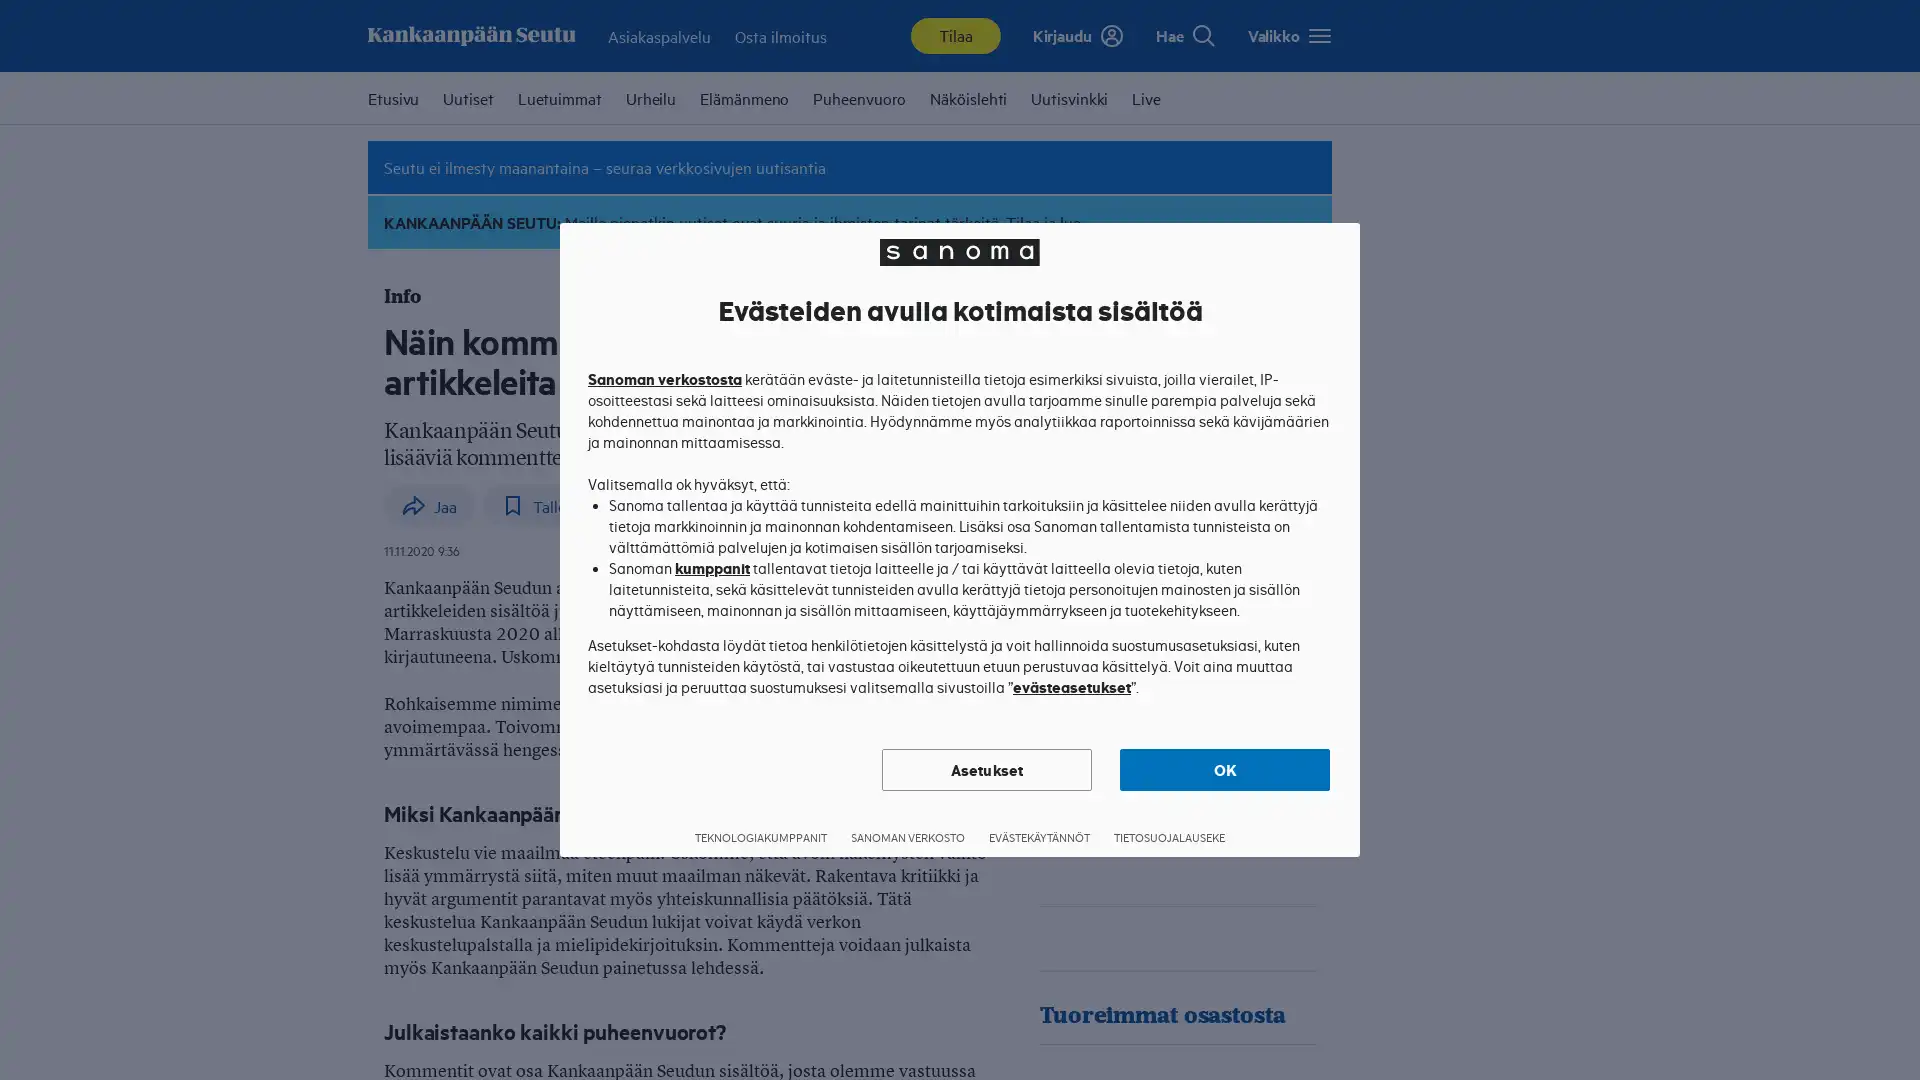 The image size is (1920, 1080). I want to click on Jaa, so click(1231, 31).